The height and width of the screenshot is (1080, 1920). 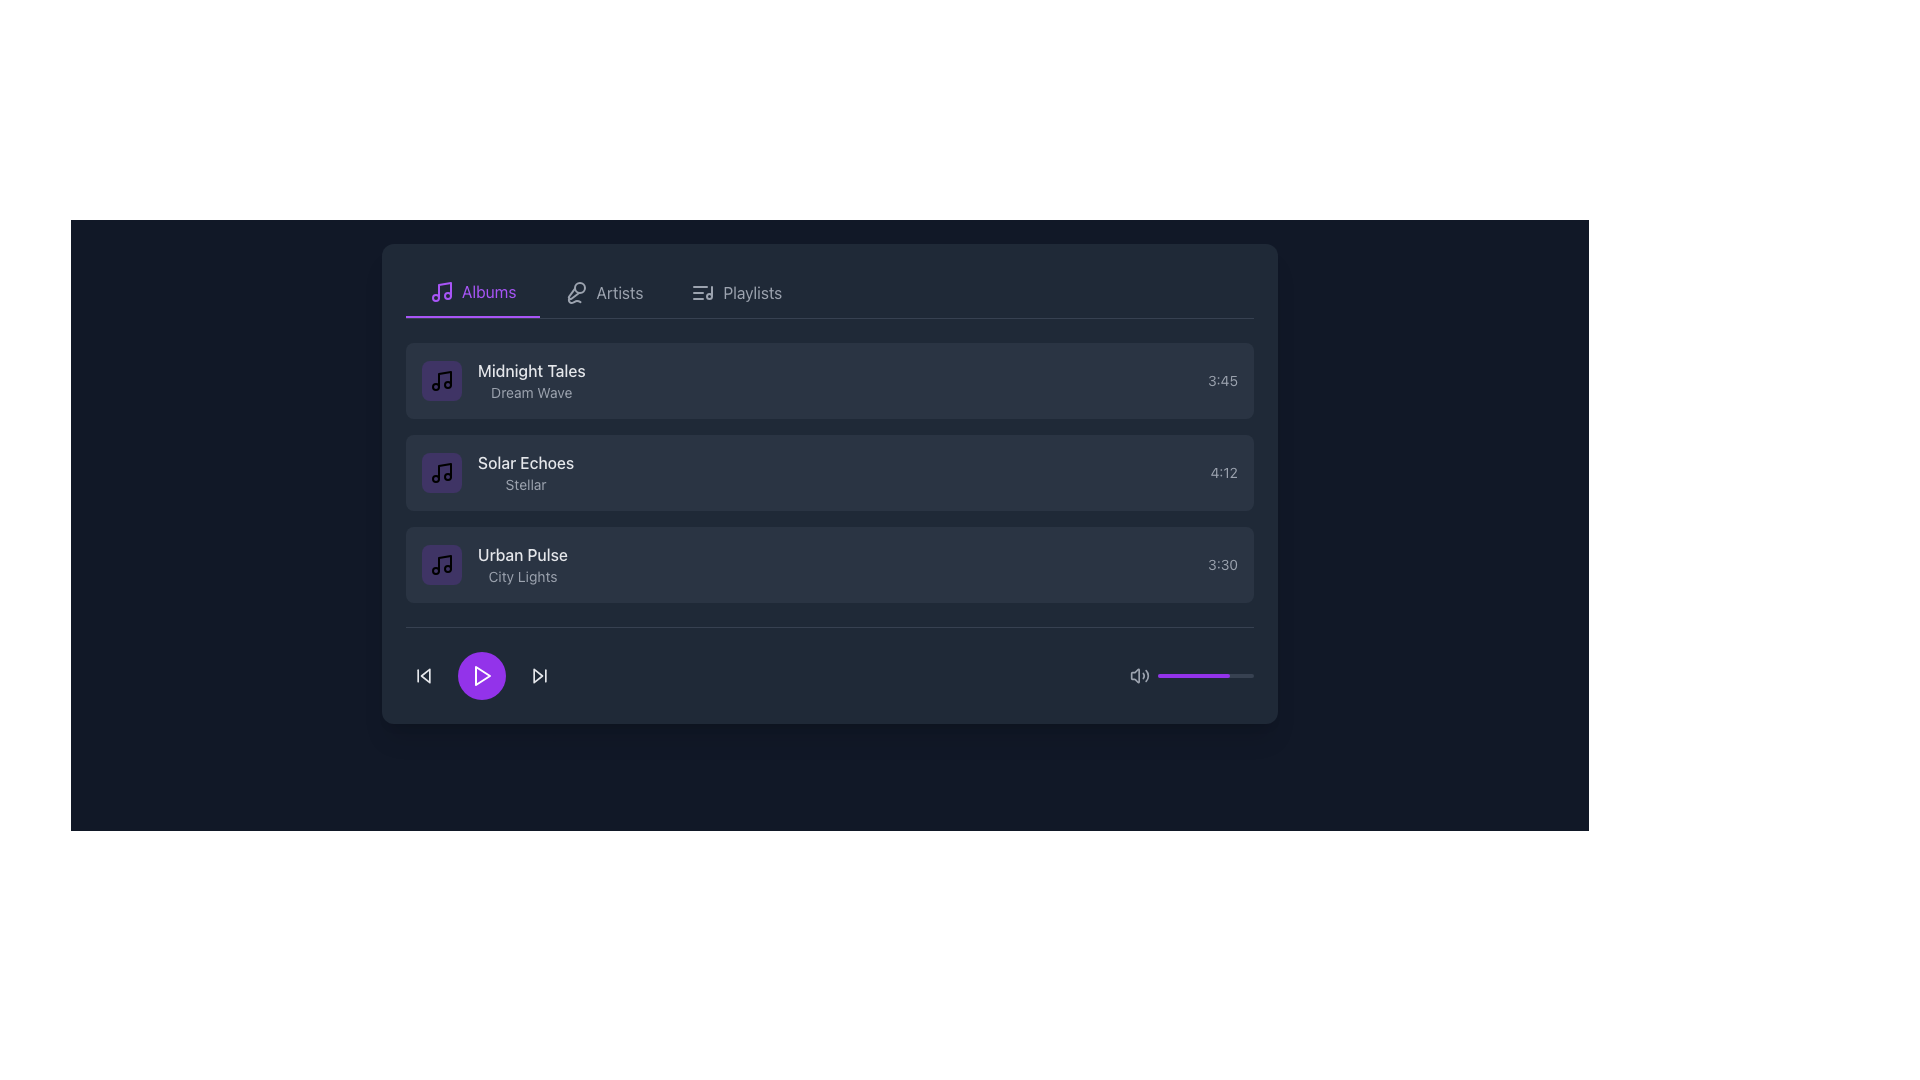 What do you see at coordinates (481, 675) in the screenshot?
I see `the circular play button with a purple background and a white play icon` at bounding box center [481, 675].